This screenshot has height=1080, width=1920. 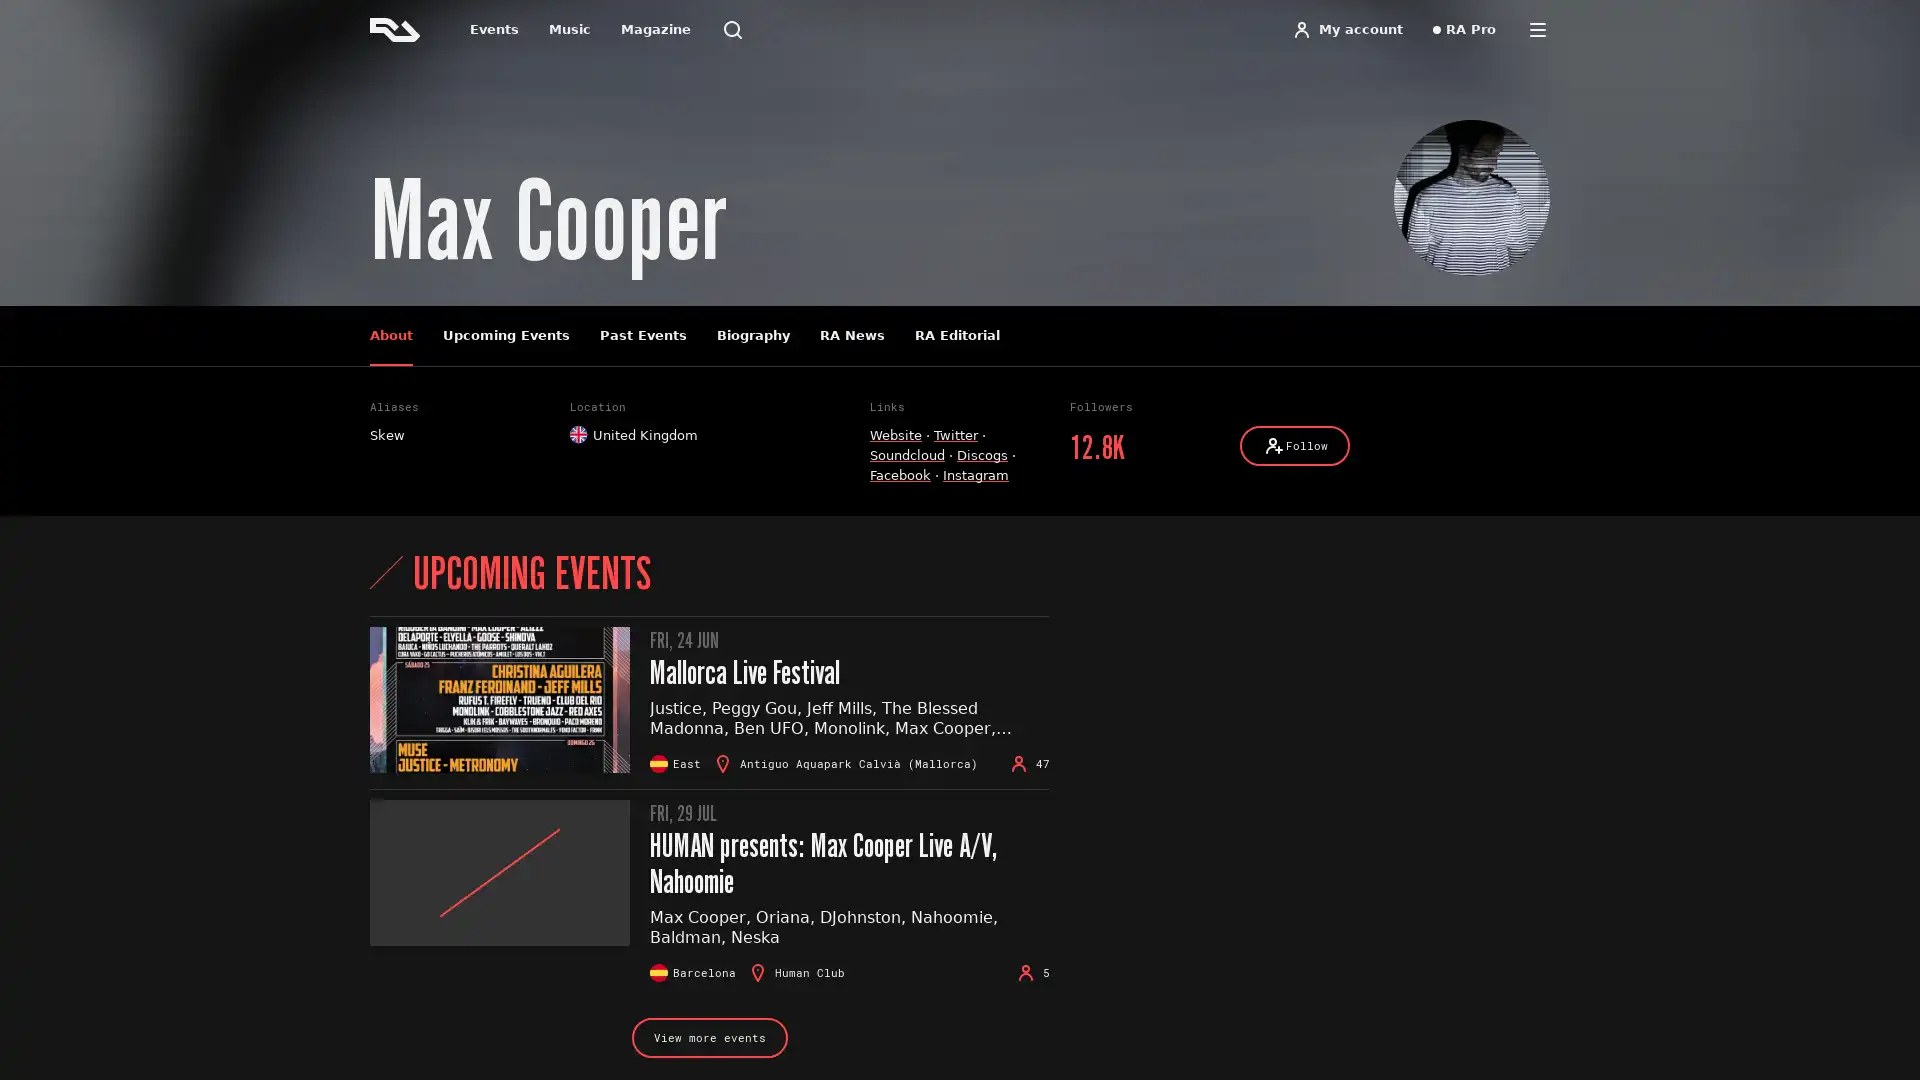 What do you see at coordinates (1295, 443) in the screenshot?
I see `Follow Follow` at bounding box center [1295, 443].